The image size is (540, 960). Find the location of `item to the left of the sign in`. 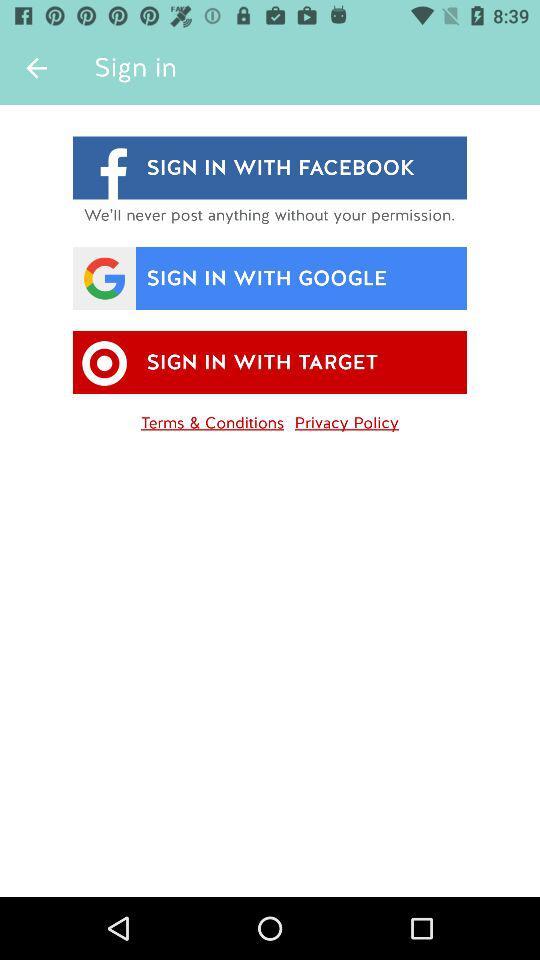

item to the left of the sign in is located at coordinates (36, 68).